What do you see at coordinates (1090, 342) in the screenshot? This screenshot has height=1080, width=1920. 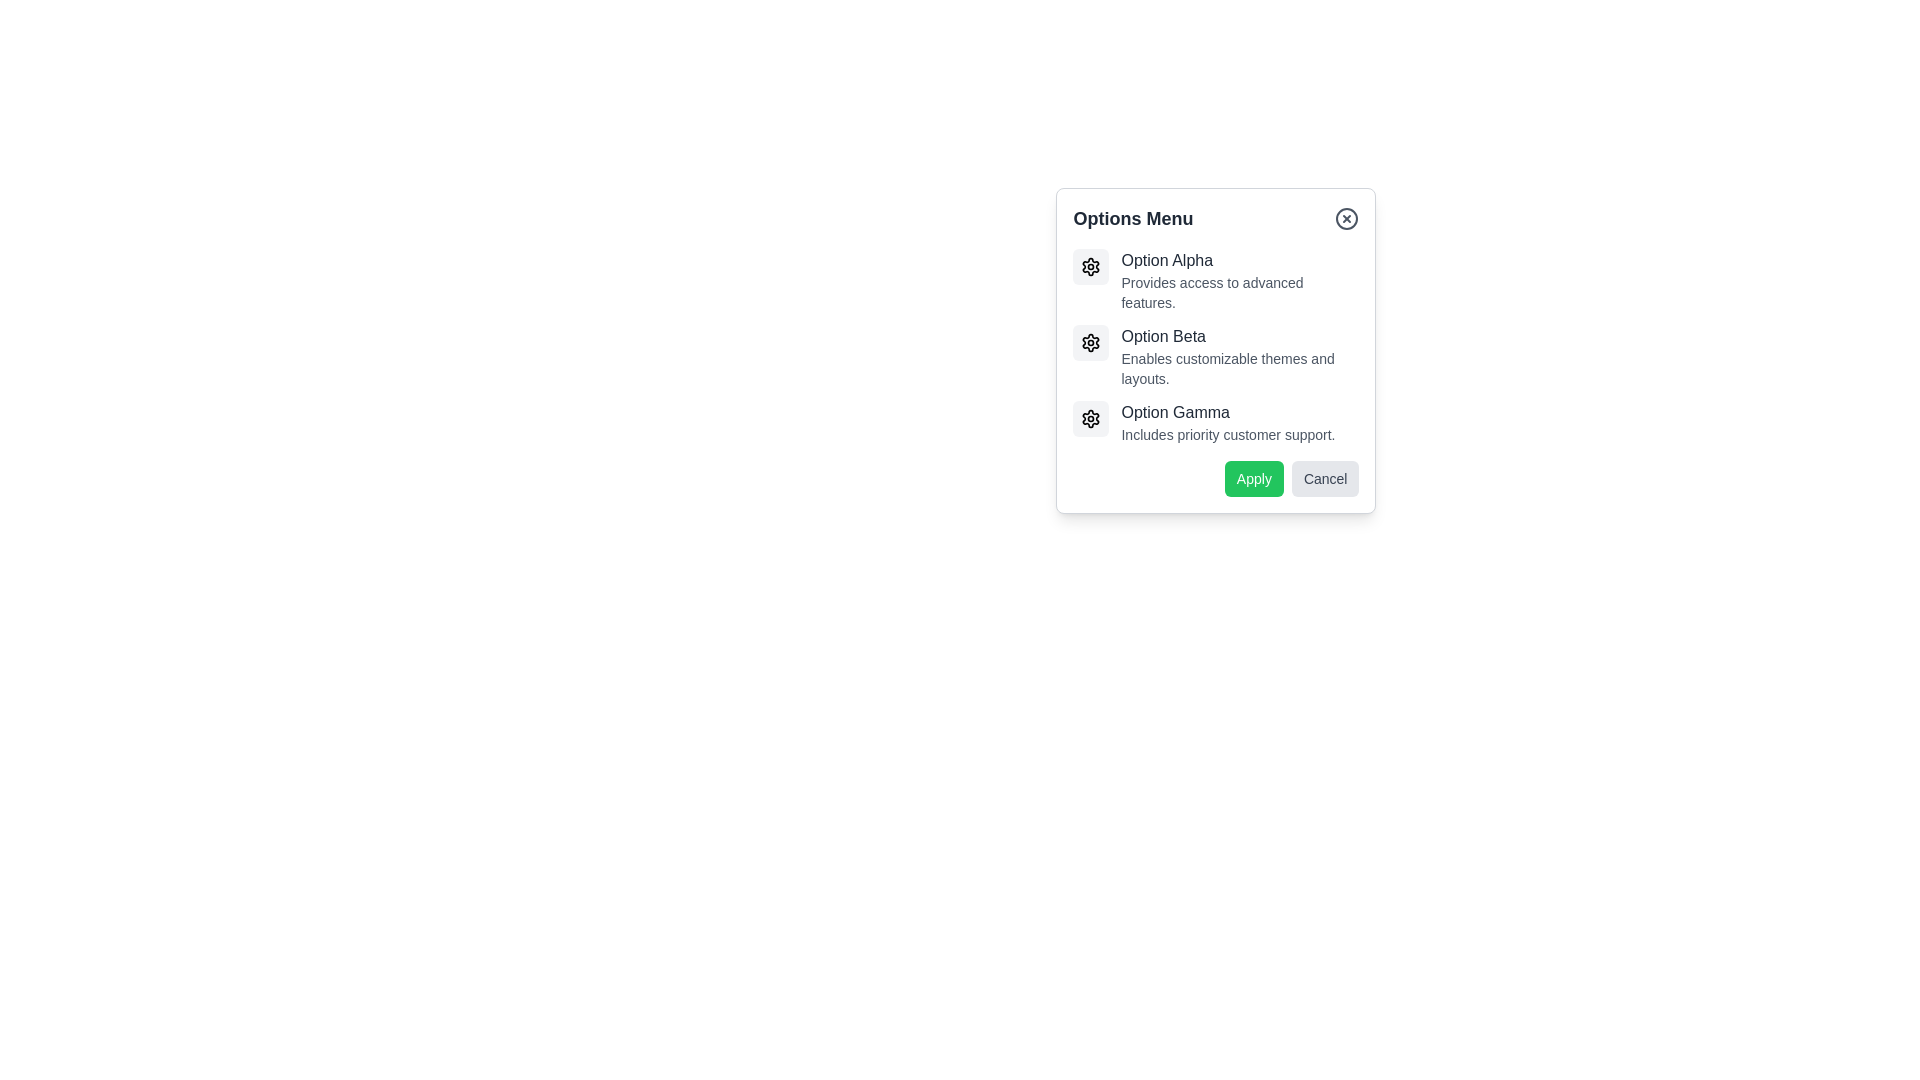 I see `the settings icon button located` at bounding box center [1090, 342].